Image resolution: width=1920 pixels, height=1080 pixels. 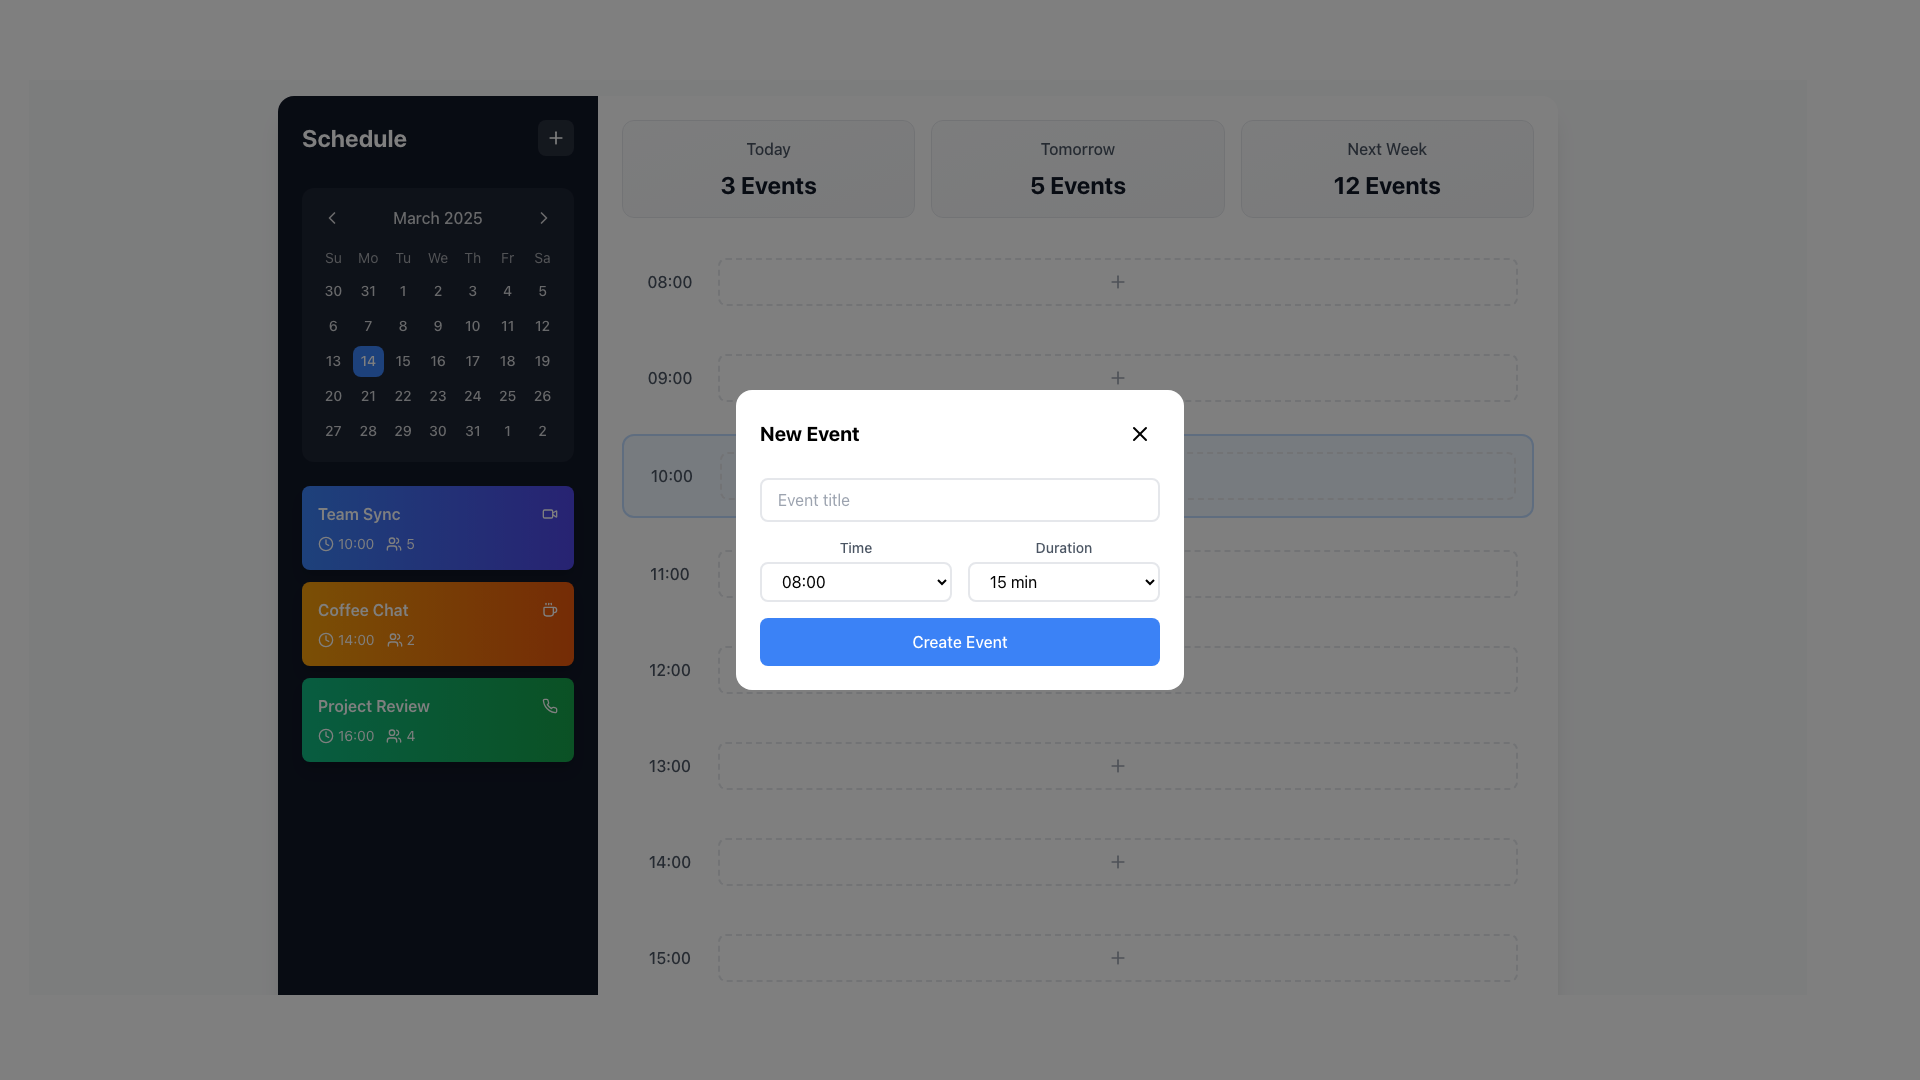 What do you see at coordinates (1063, 582) in the screenshot?
I see `the dropdown menu displaying '15 min' in the 'New Event' modal` at bounding box center [1063, 582].